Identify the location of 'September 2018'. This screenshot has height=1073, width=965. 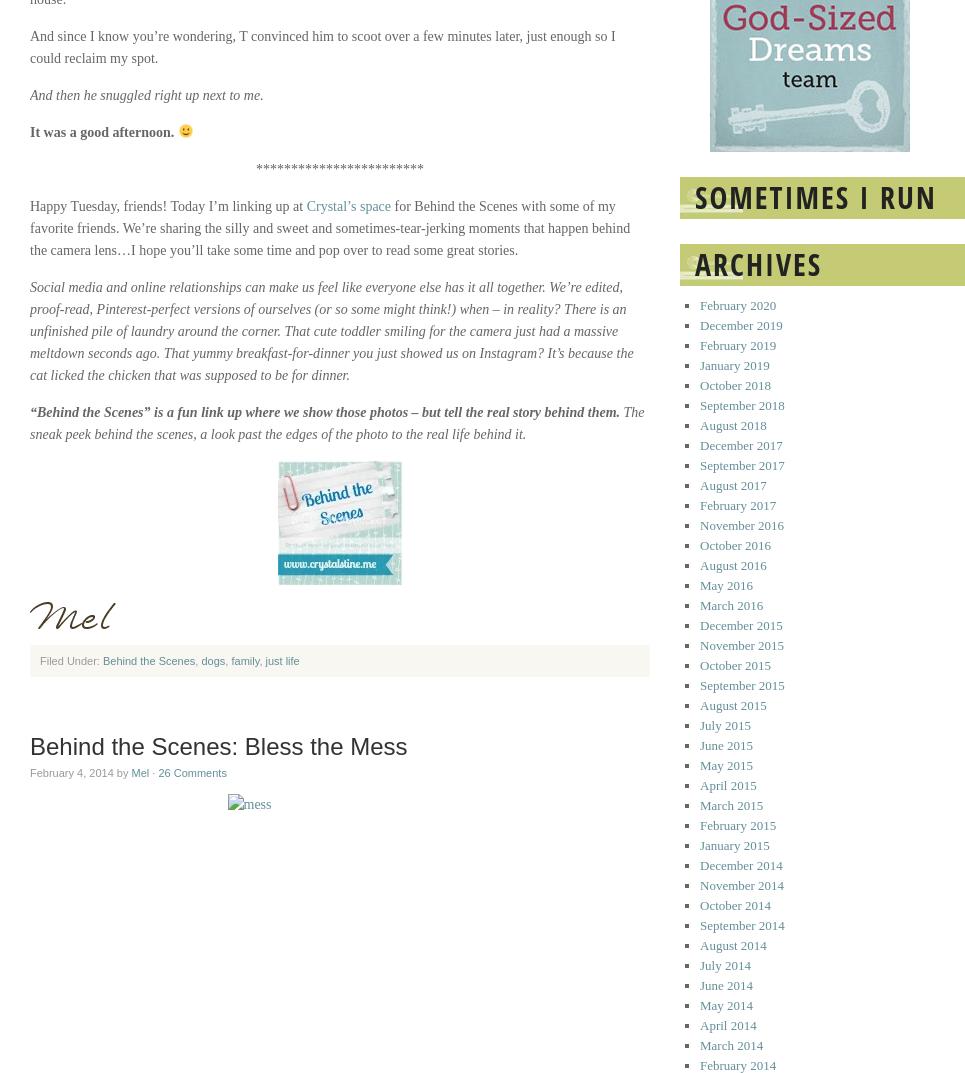
(741, 404).